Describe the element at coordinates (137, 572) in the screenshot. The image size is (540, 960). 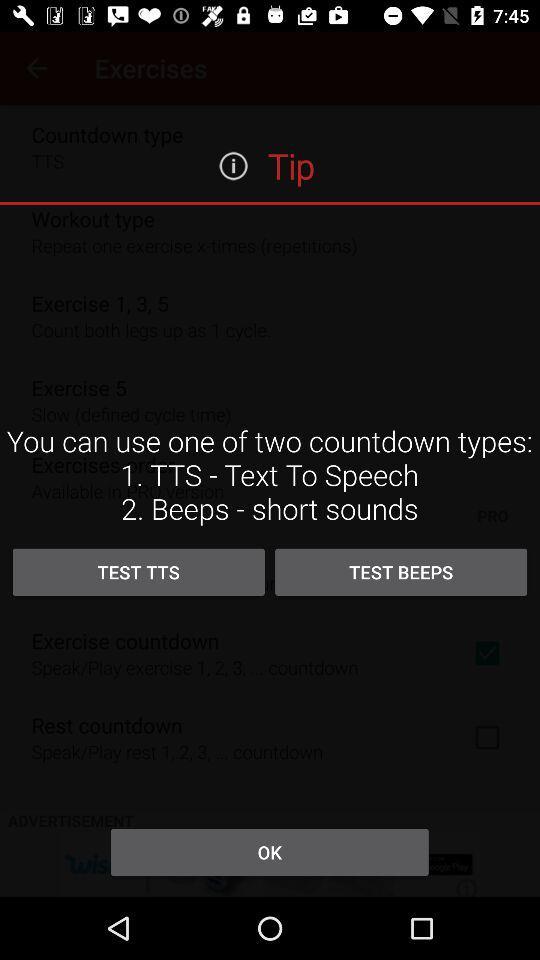
I see `test tts icon` at that location.